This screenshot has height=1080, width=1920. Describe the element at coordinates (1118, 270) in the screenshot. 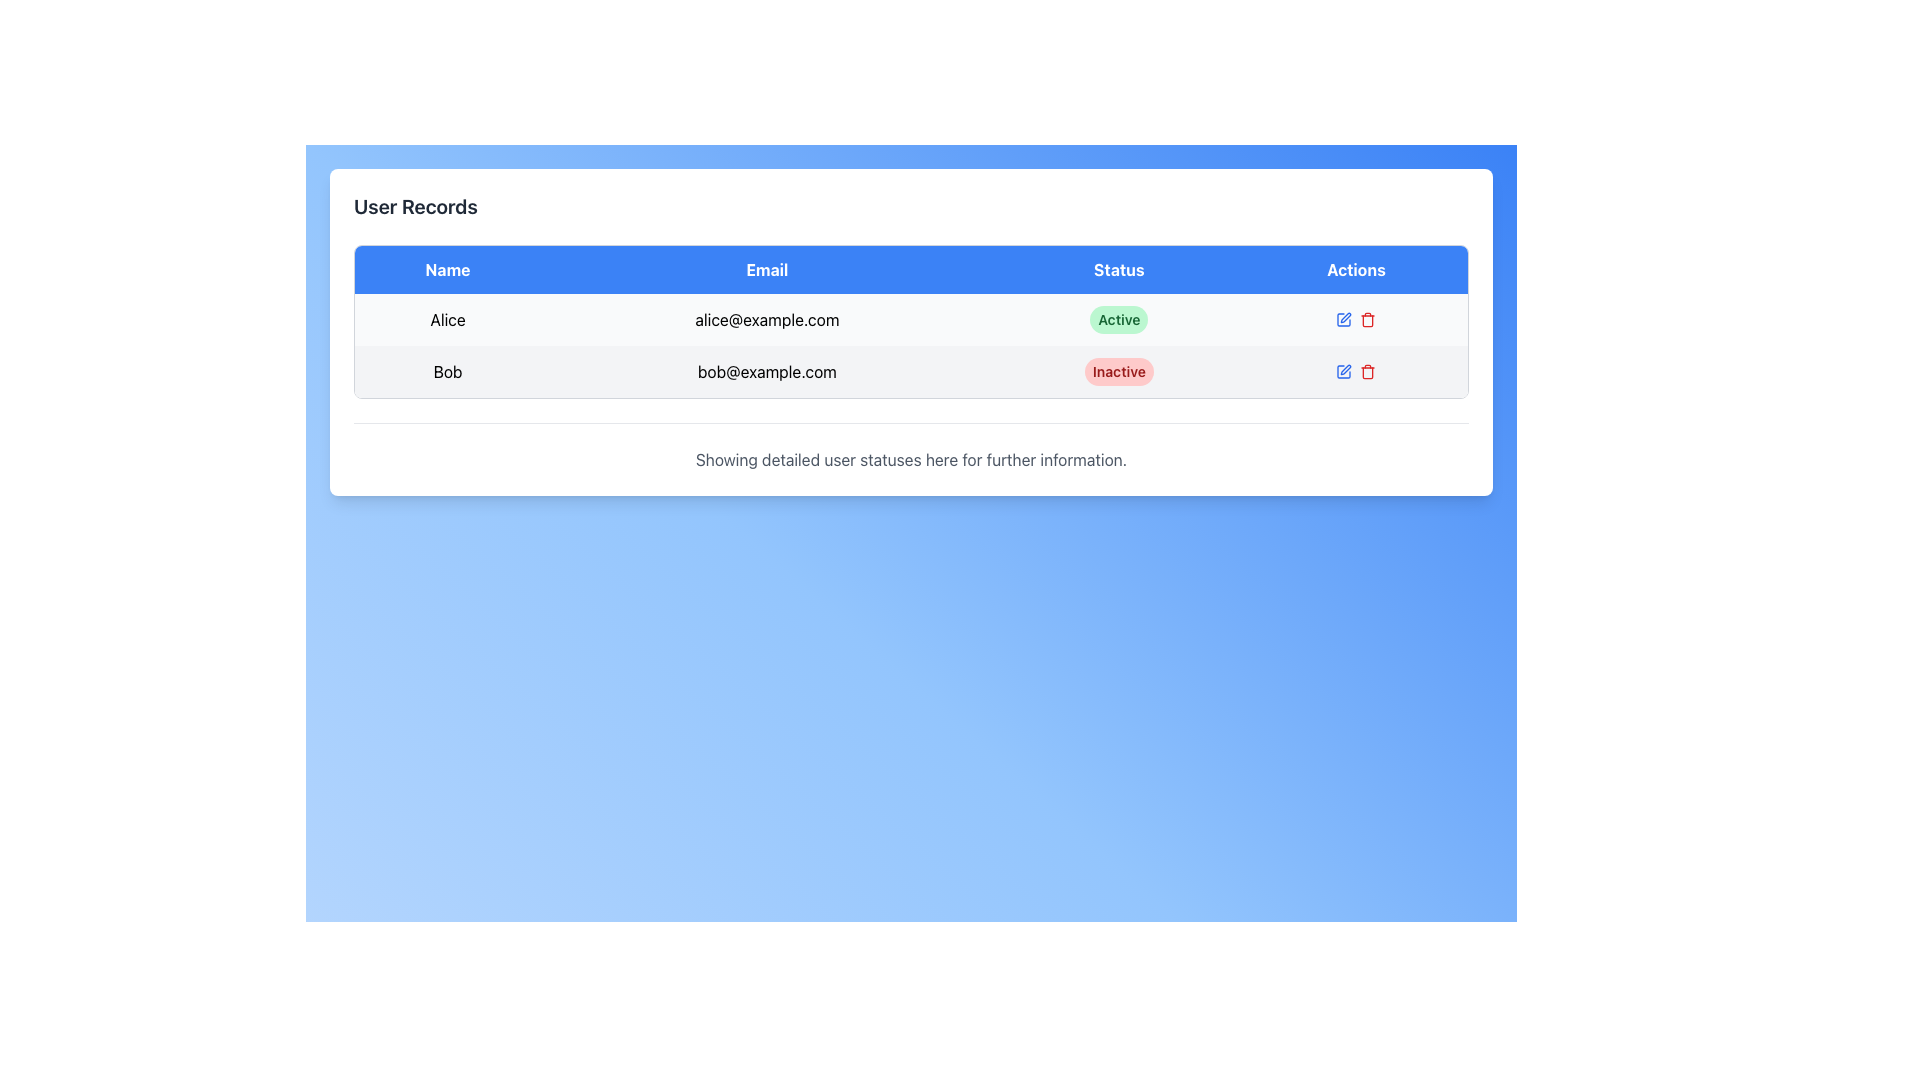

I see `the 'Status' label, which is displayed in bold, white text on a blue background, located as the third header in a table row between 'Email' and 'Actions'` at that location.